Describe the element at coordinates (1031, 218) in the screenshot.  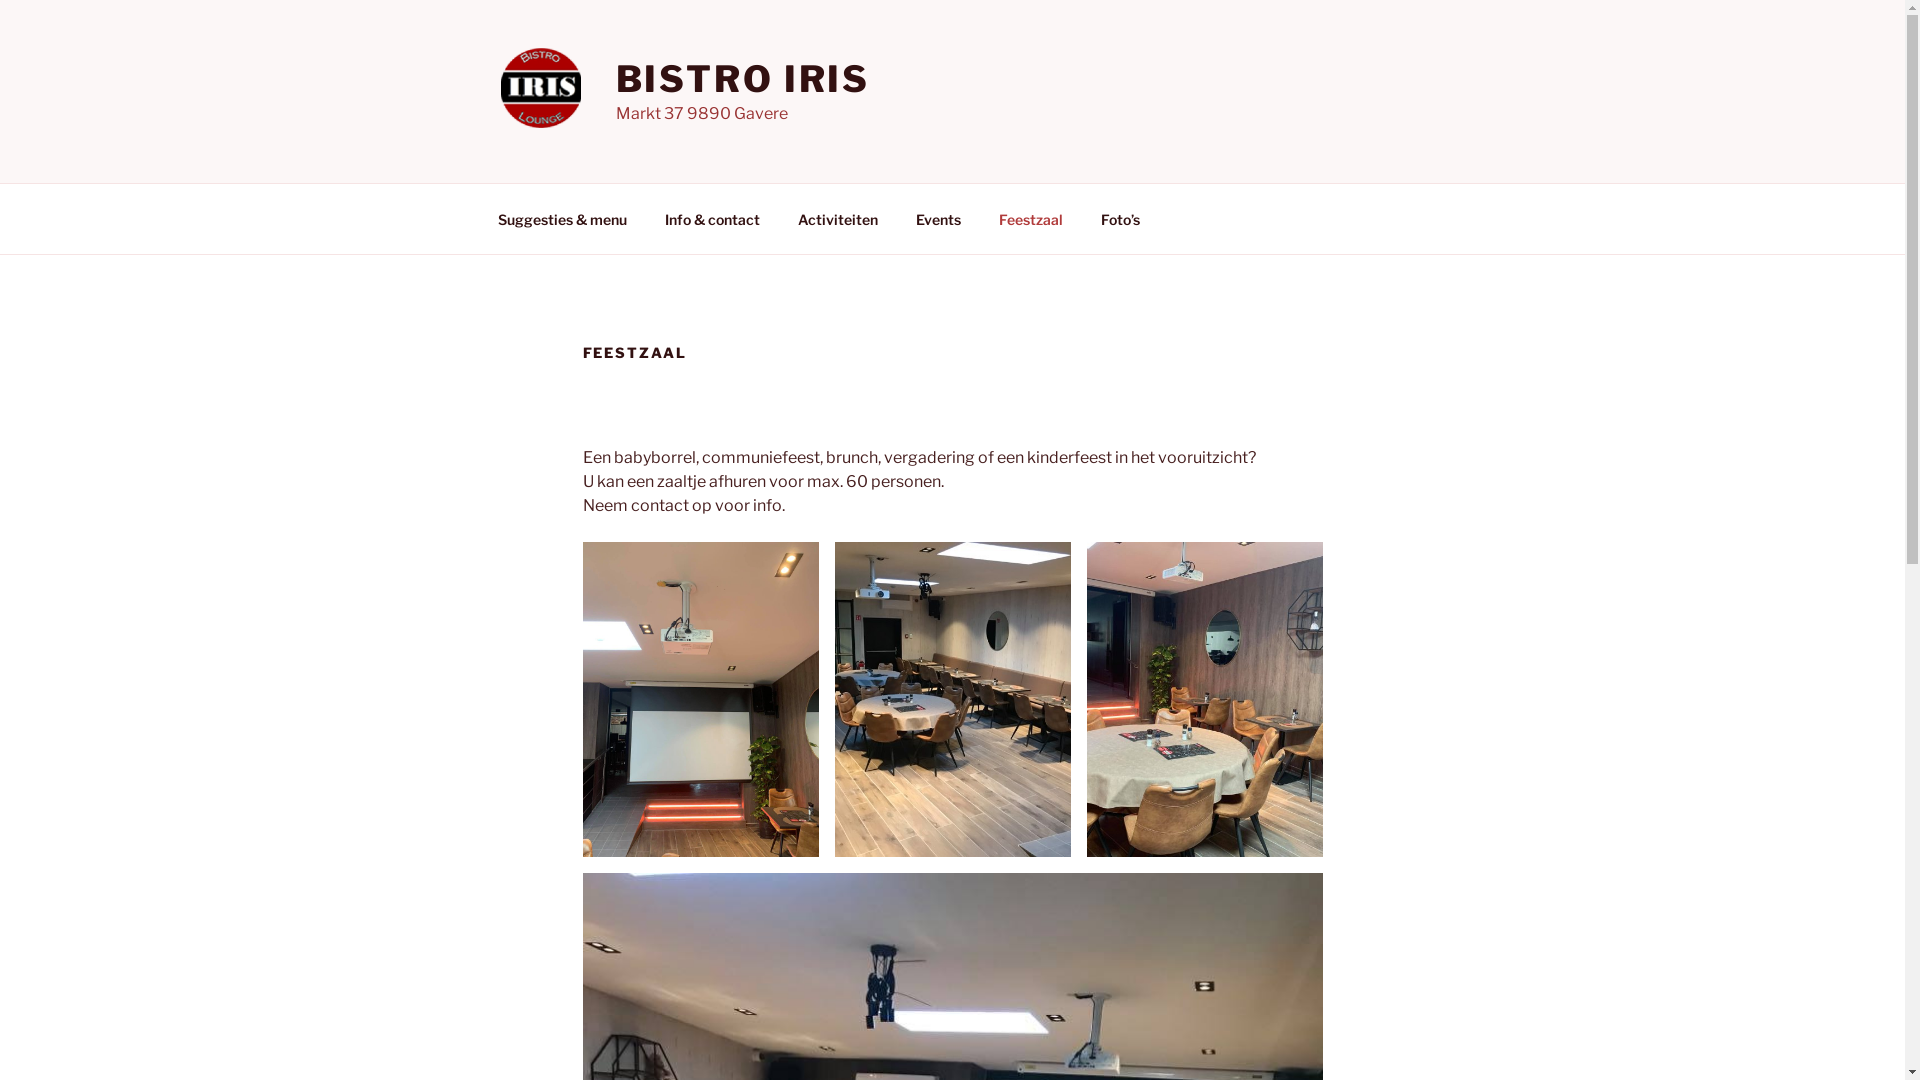
I see `'Feestzaal'` at that location.